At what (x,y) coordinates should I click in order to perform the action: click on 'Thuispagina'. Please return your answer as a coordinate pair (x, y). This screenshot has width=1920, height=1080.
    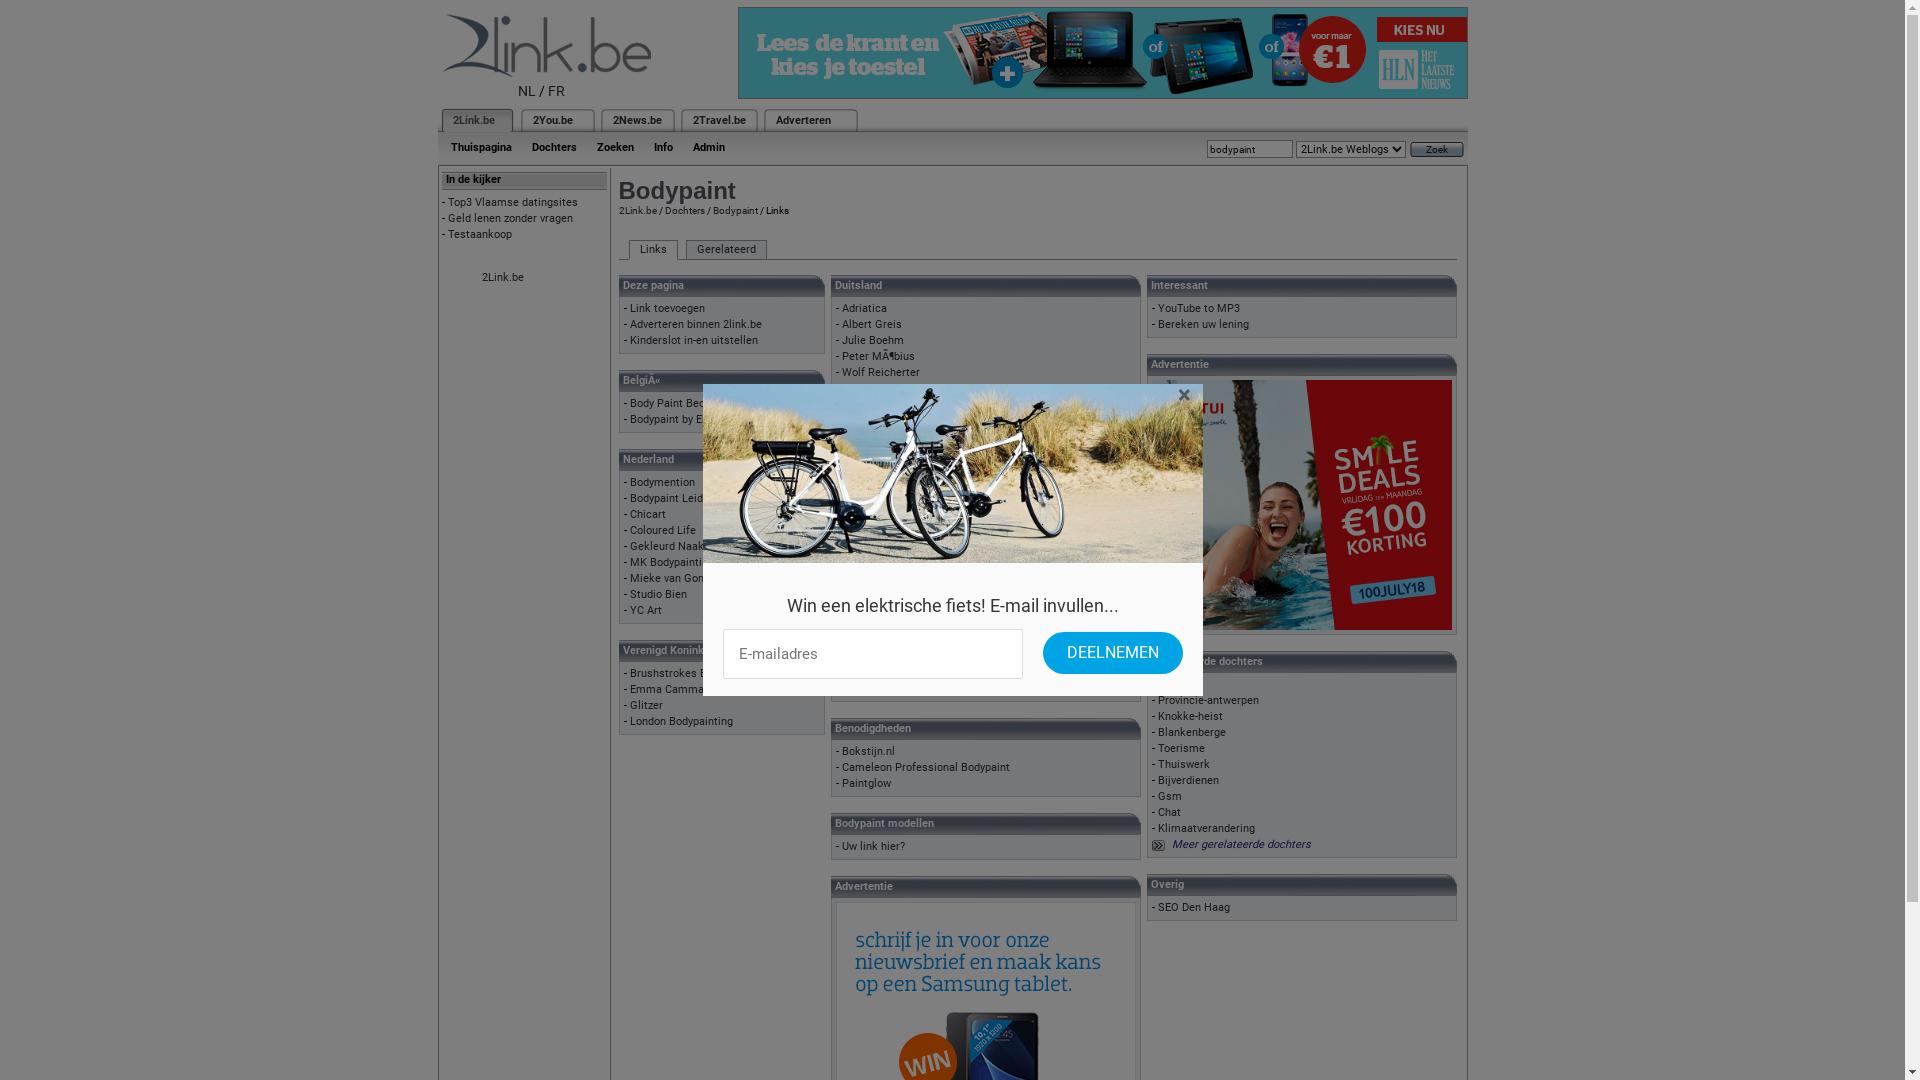
    Looking at the image, I should click on (480, 146).